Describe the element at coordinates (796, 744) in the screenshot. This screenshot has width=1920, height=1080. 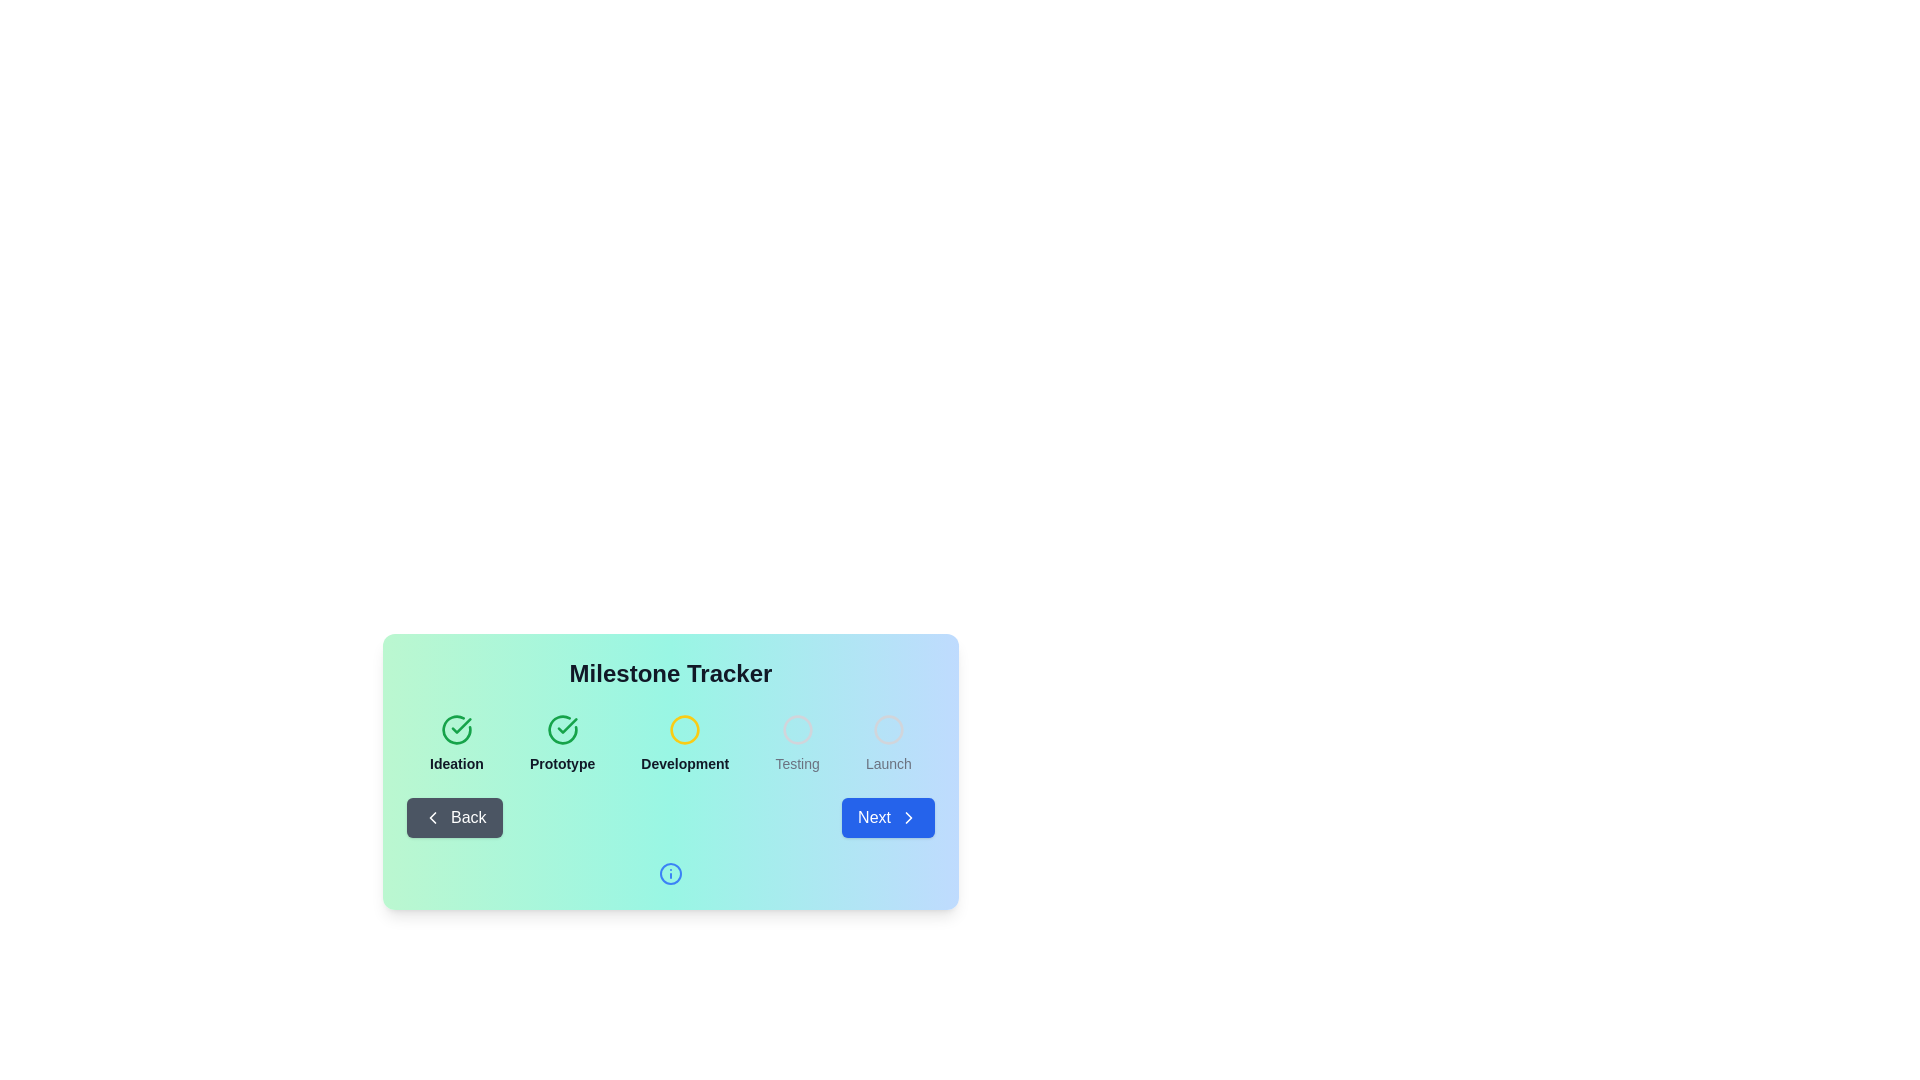
I see `the status of the fourth milestone indicator labeled 'Testing', which is a circular icon with a light gray outline positioned above the text 'Testing'` at that location.